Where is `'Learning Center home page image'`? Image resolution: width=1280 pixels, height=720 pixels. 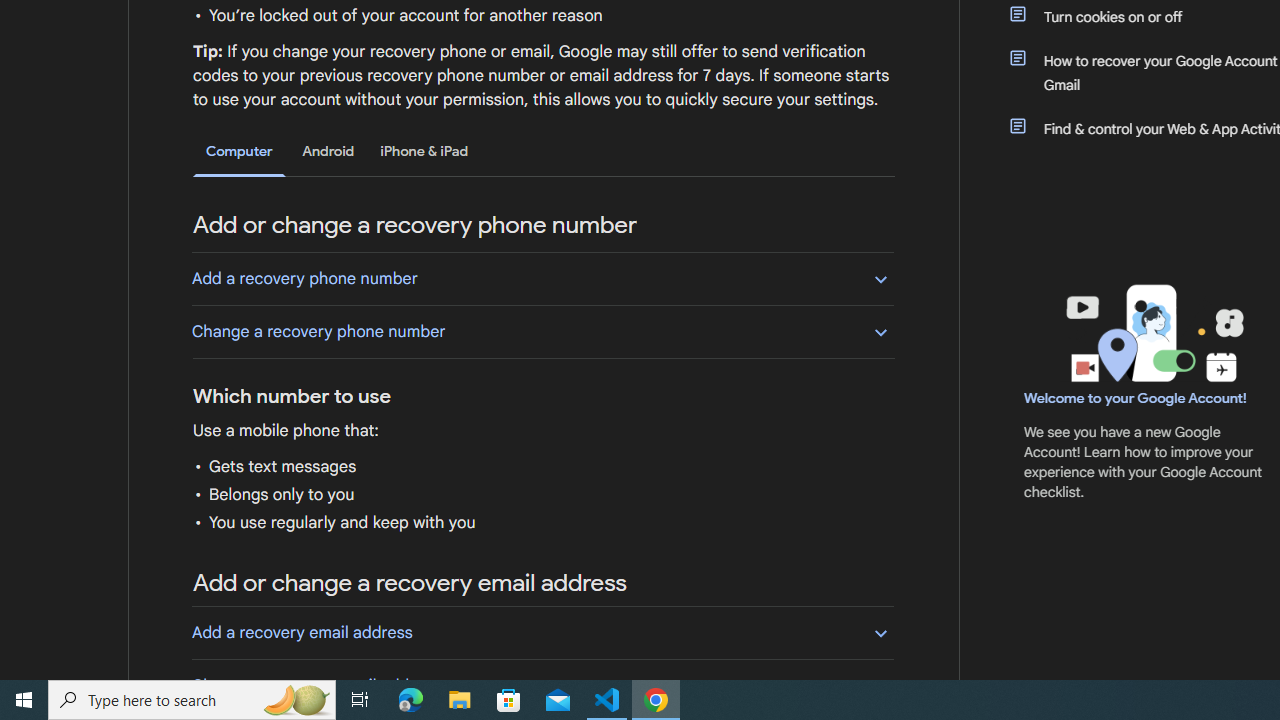 'Learning Center home page image' is located at coordinates (1152, 332).